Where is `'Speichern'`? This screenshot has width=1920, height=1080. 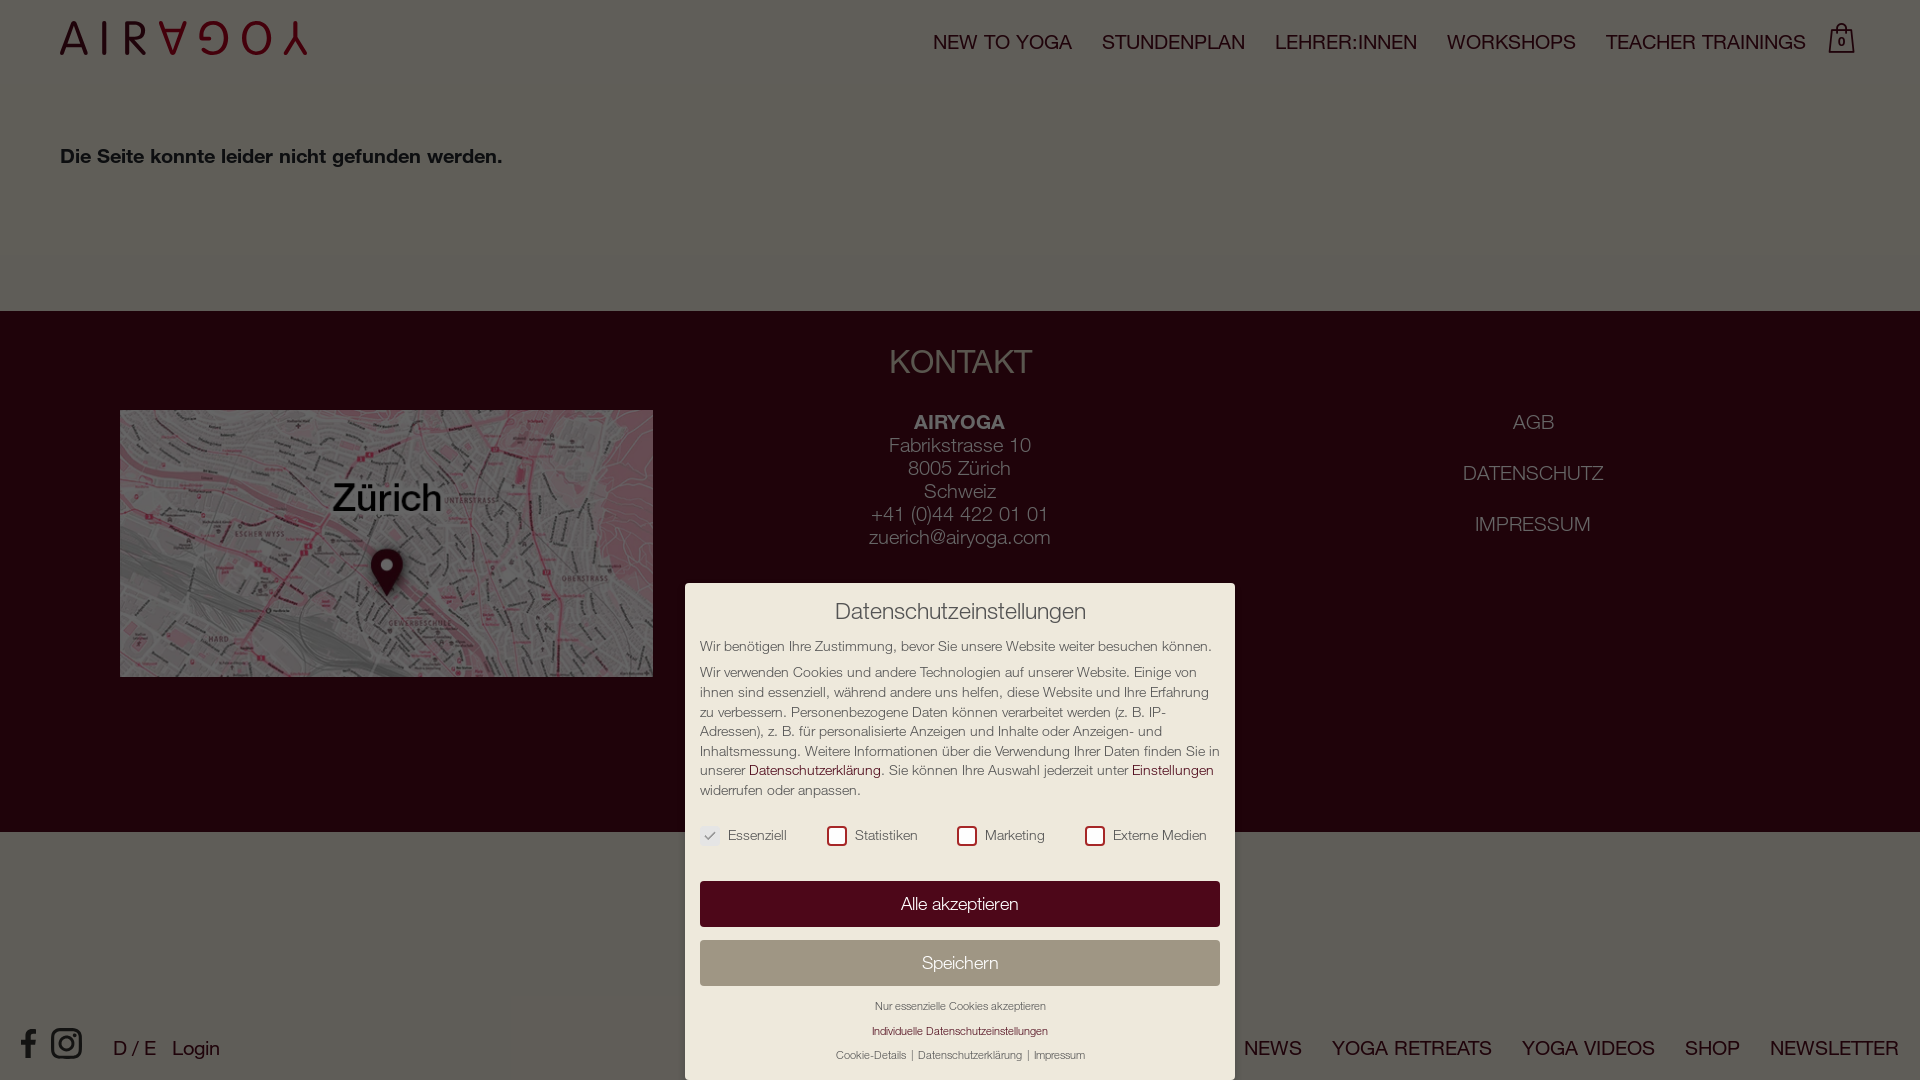 'Speichern' is located at coordinates (960, 962).